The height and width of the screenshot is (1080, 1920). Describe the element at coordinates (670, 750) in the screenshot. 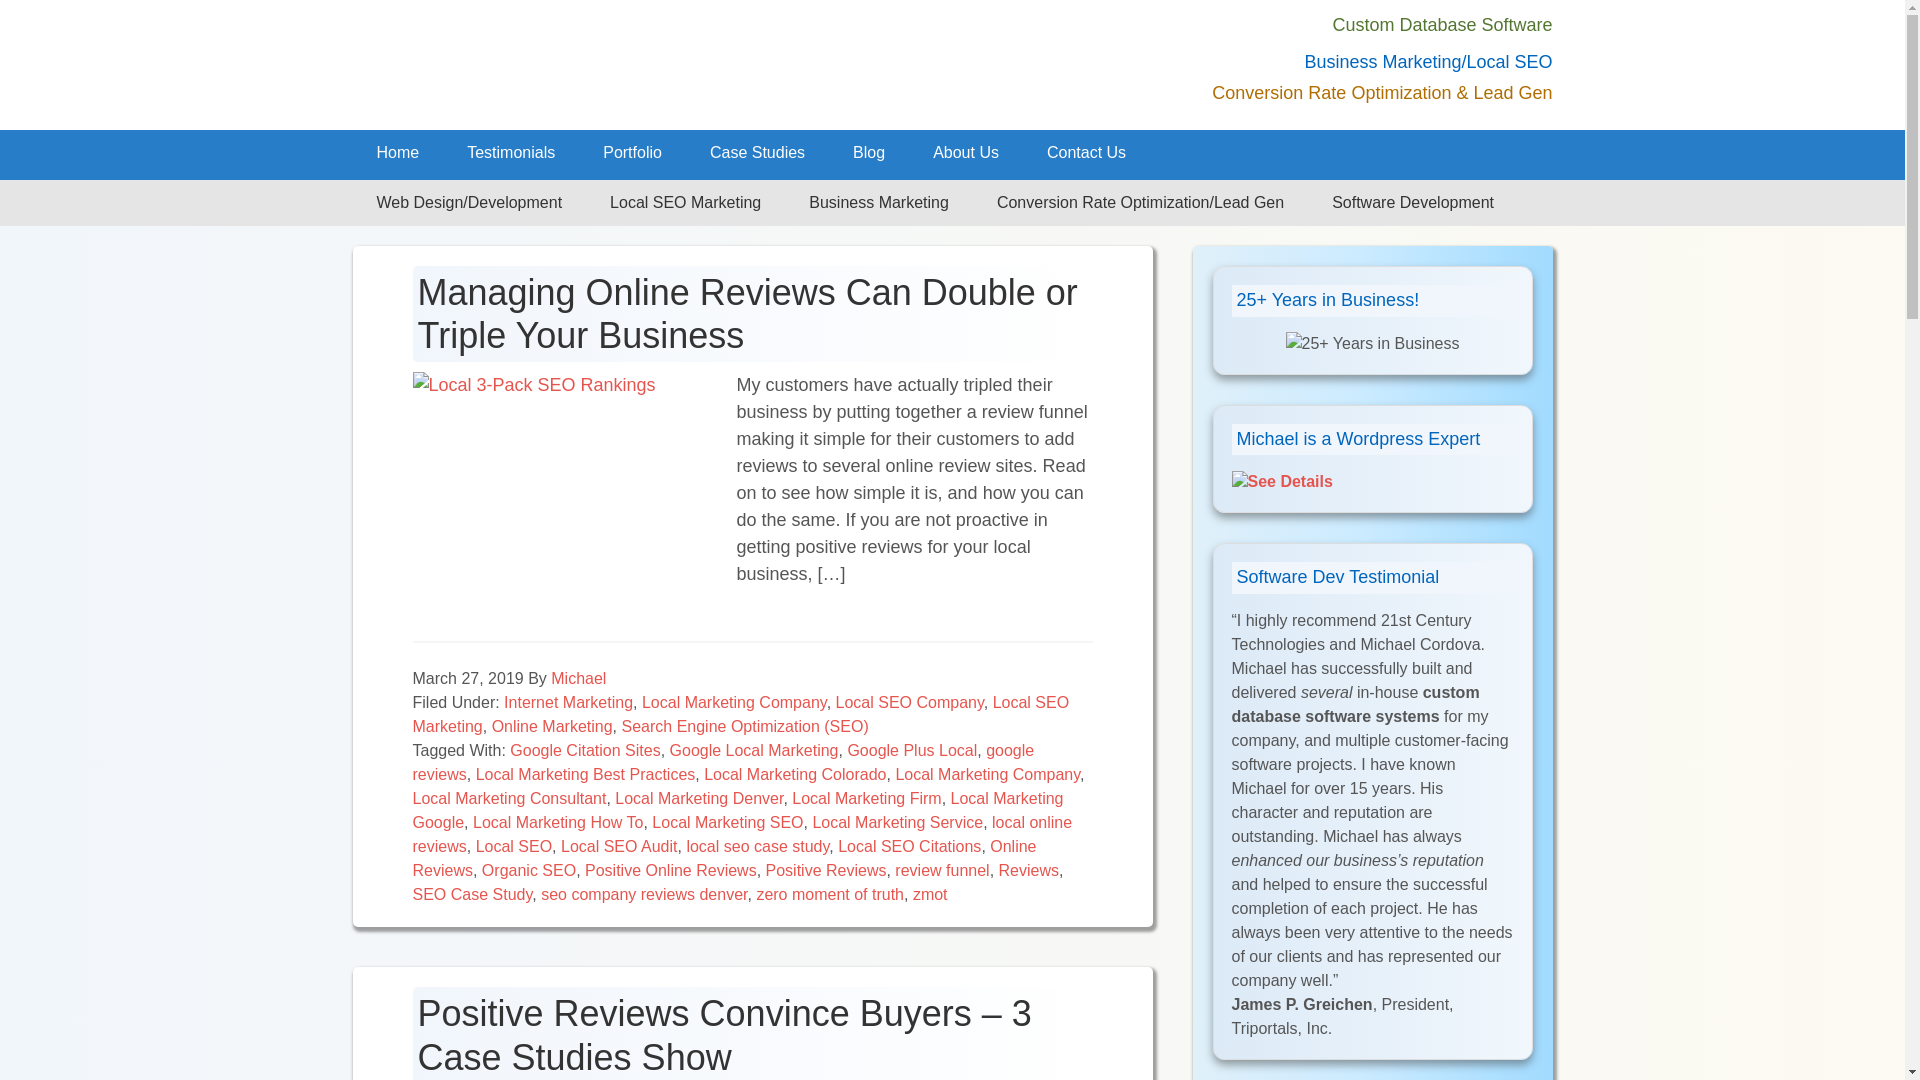

I see `'Google Local Marketing'` at that location.